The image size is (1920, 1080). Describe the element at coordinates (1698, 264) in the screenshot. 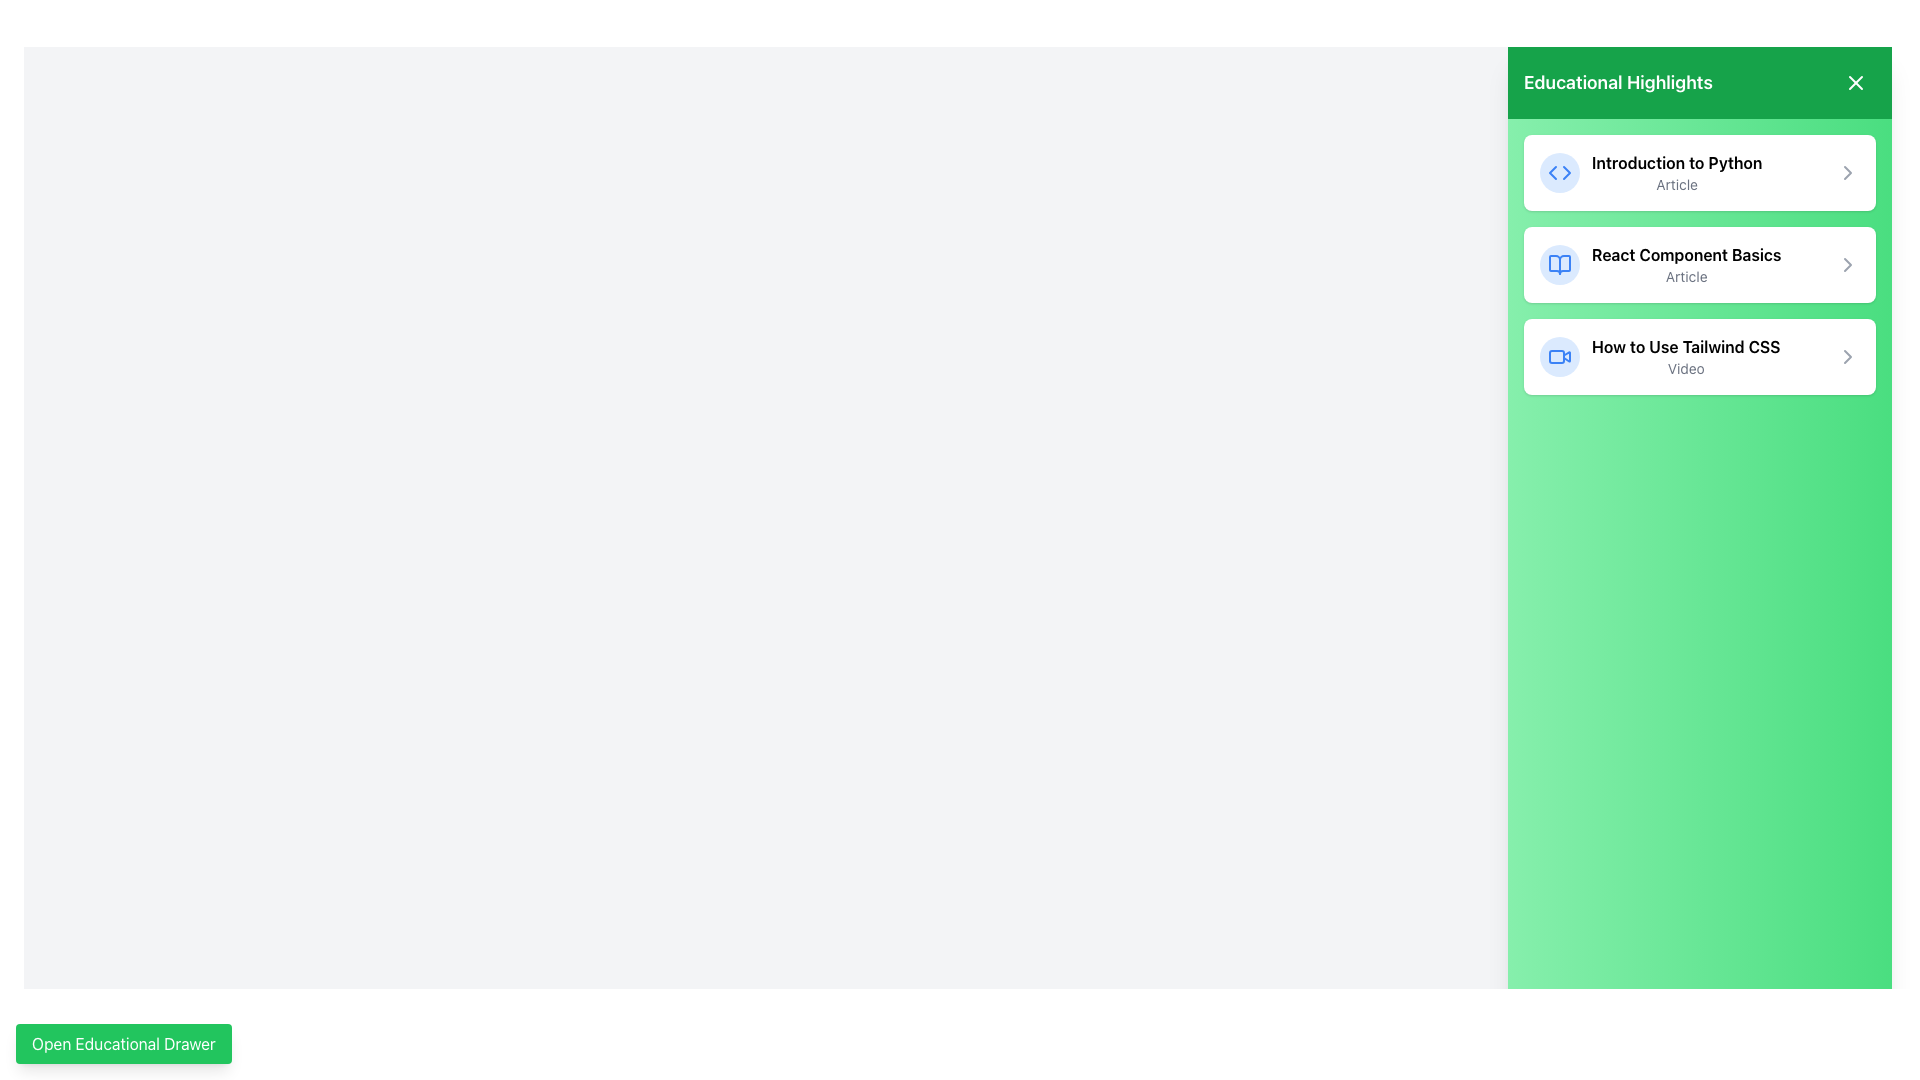

I see `the Interactive card labeled 'React Component Basics' which is the second card in the 'Educational Highlights' drawer` at that location.